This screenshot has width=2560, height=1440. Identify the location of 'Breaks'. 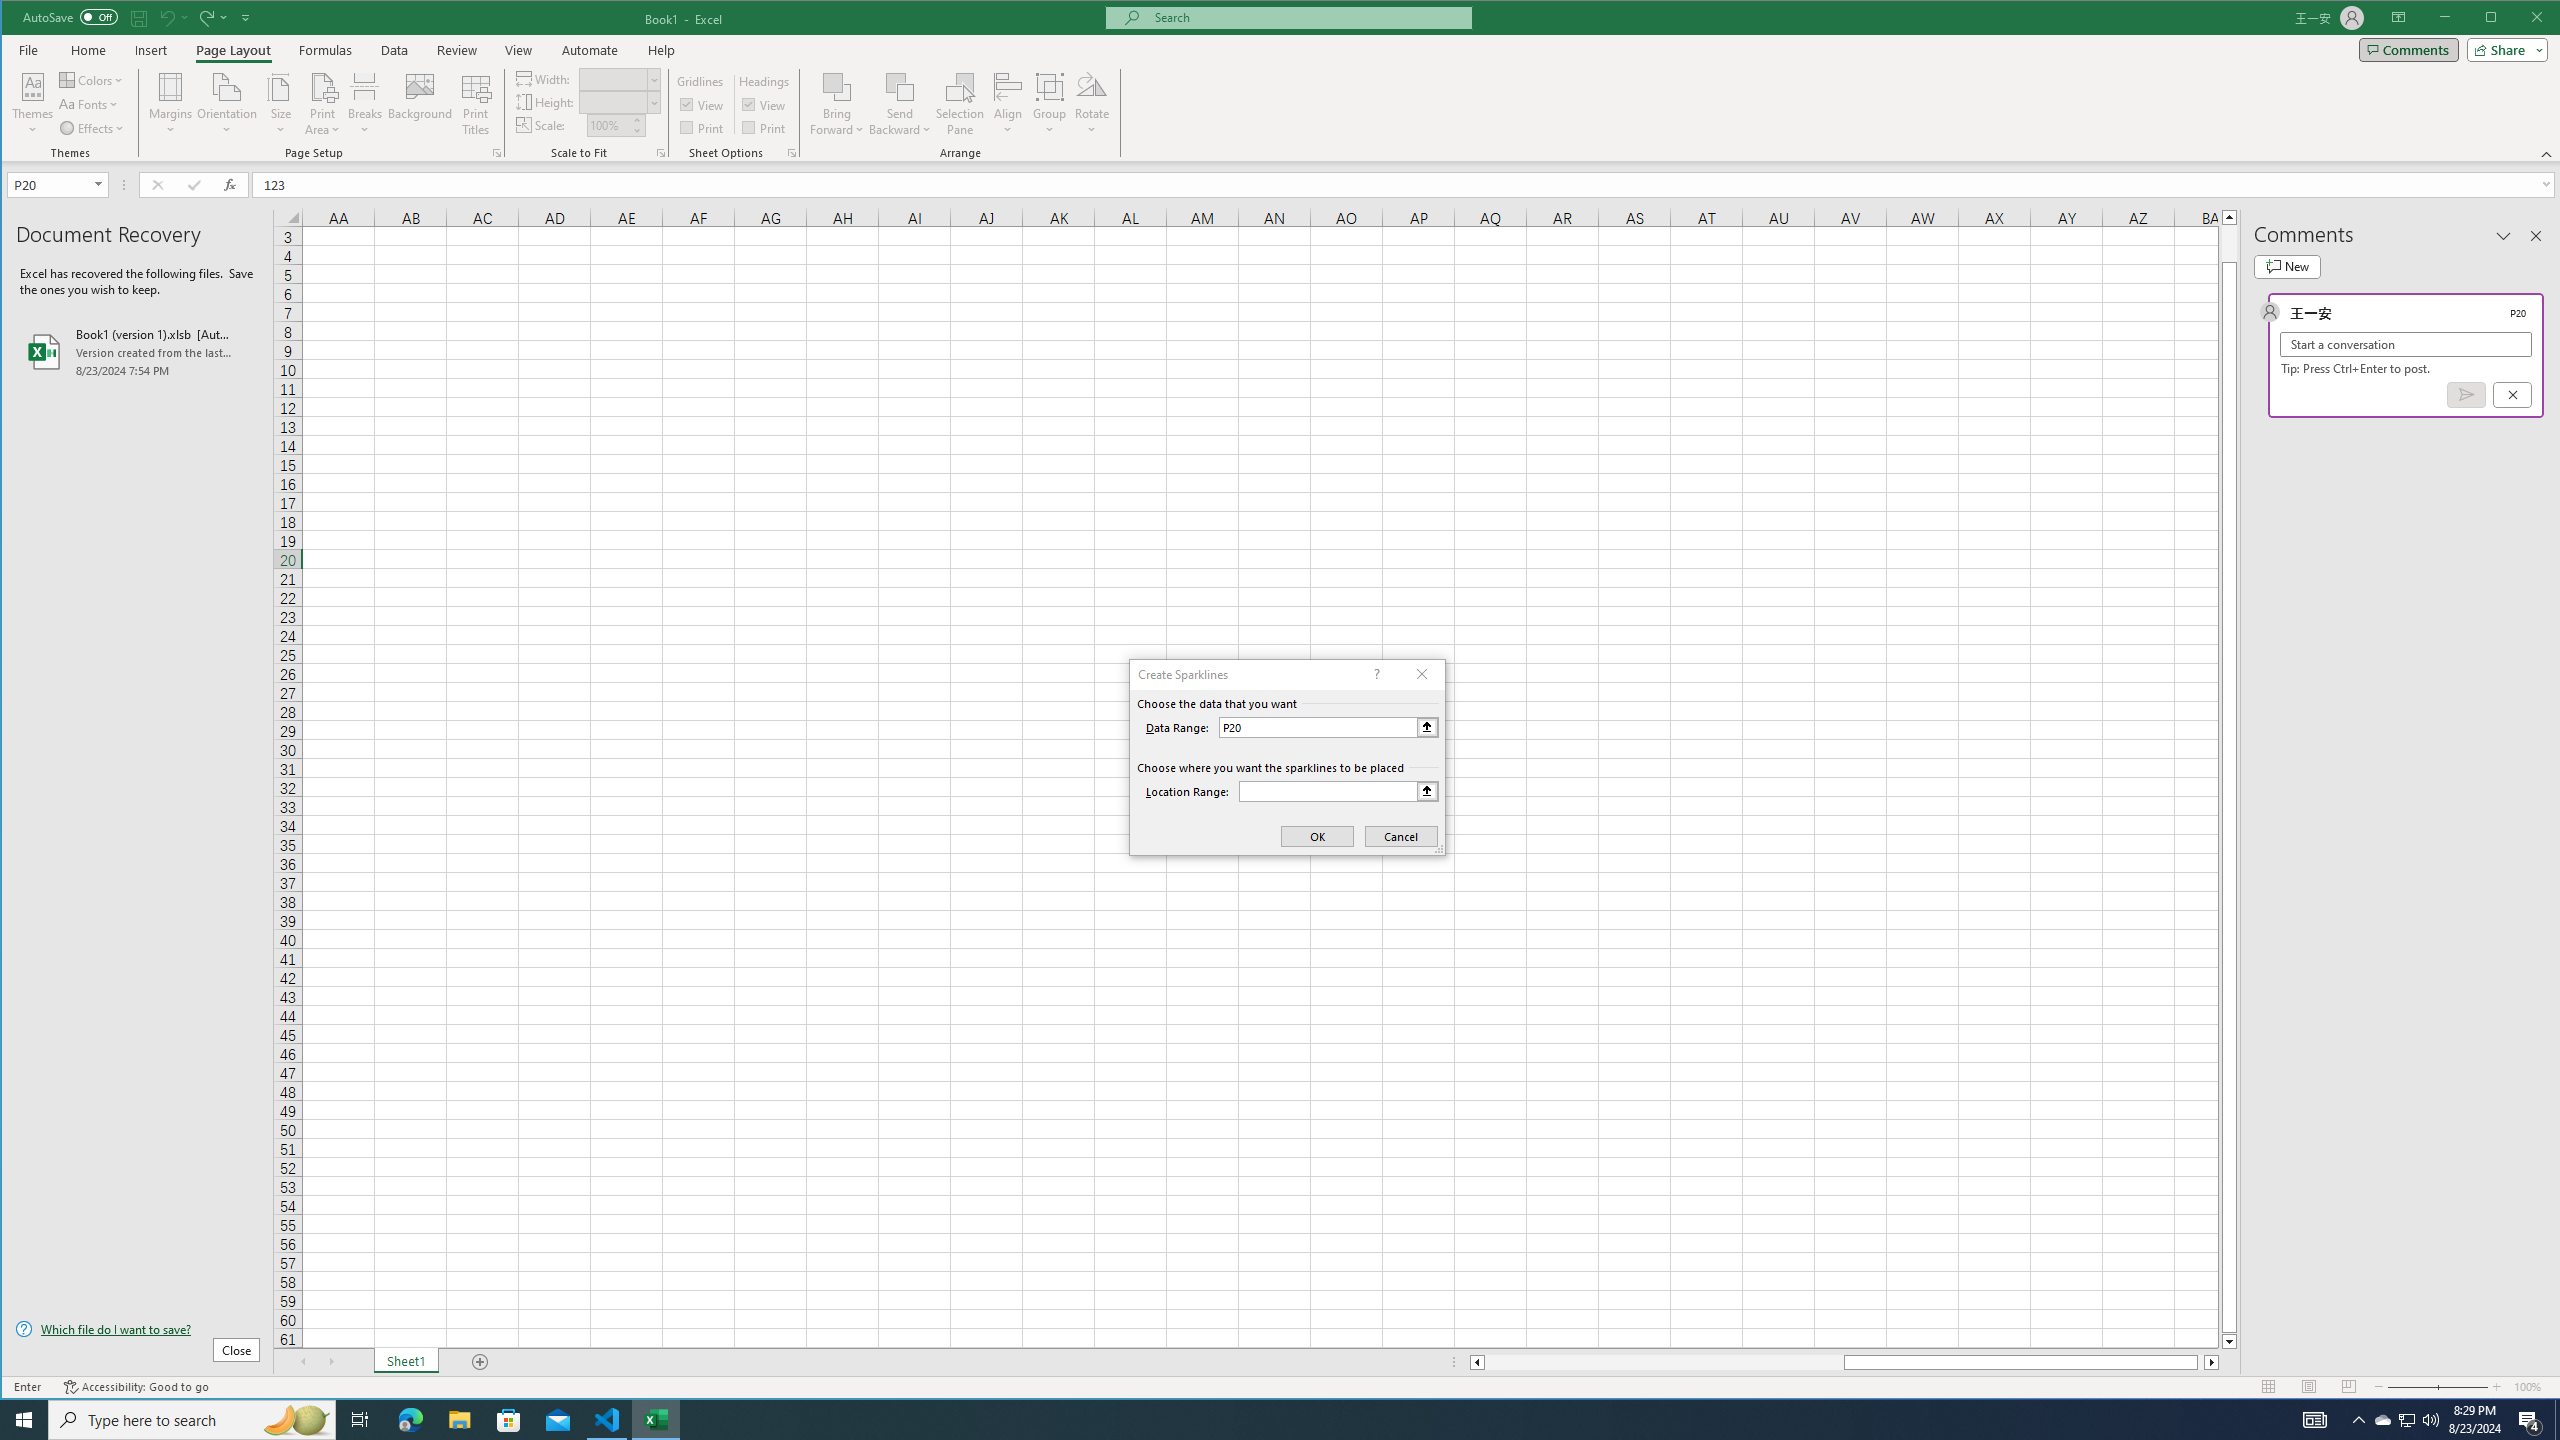
(363, 103).